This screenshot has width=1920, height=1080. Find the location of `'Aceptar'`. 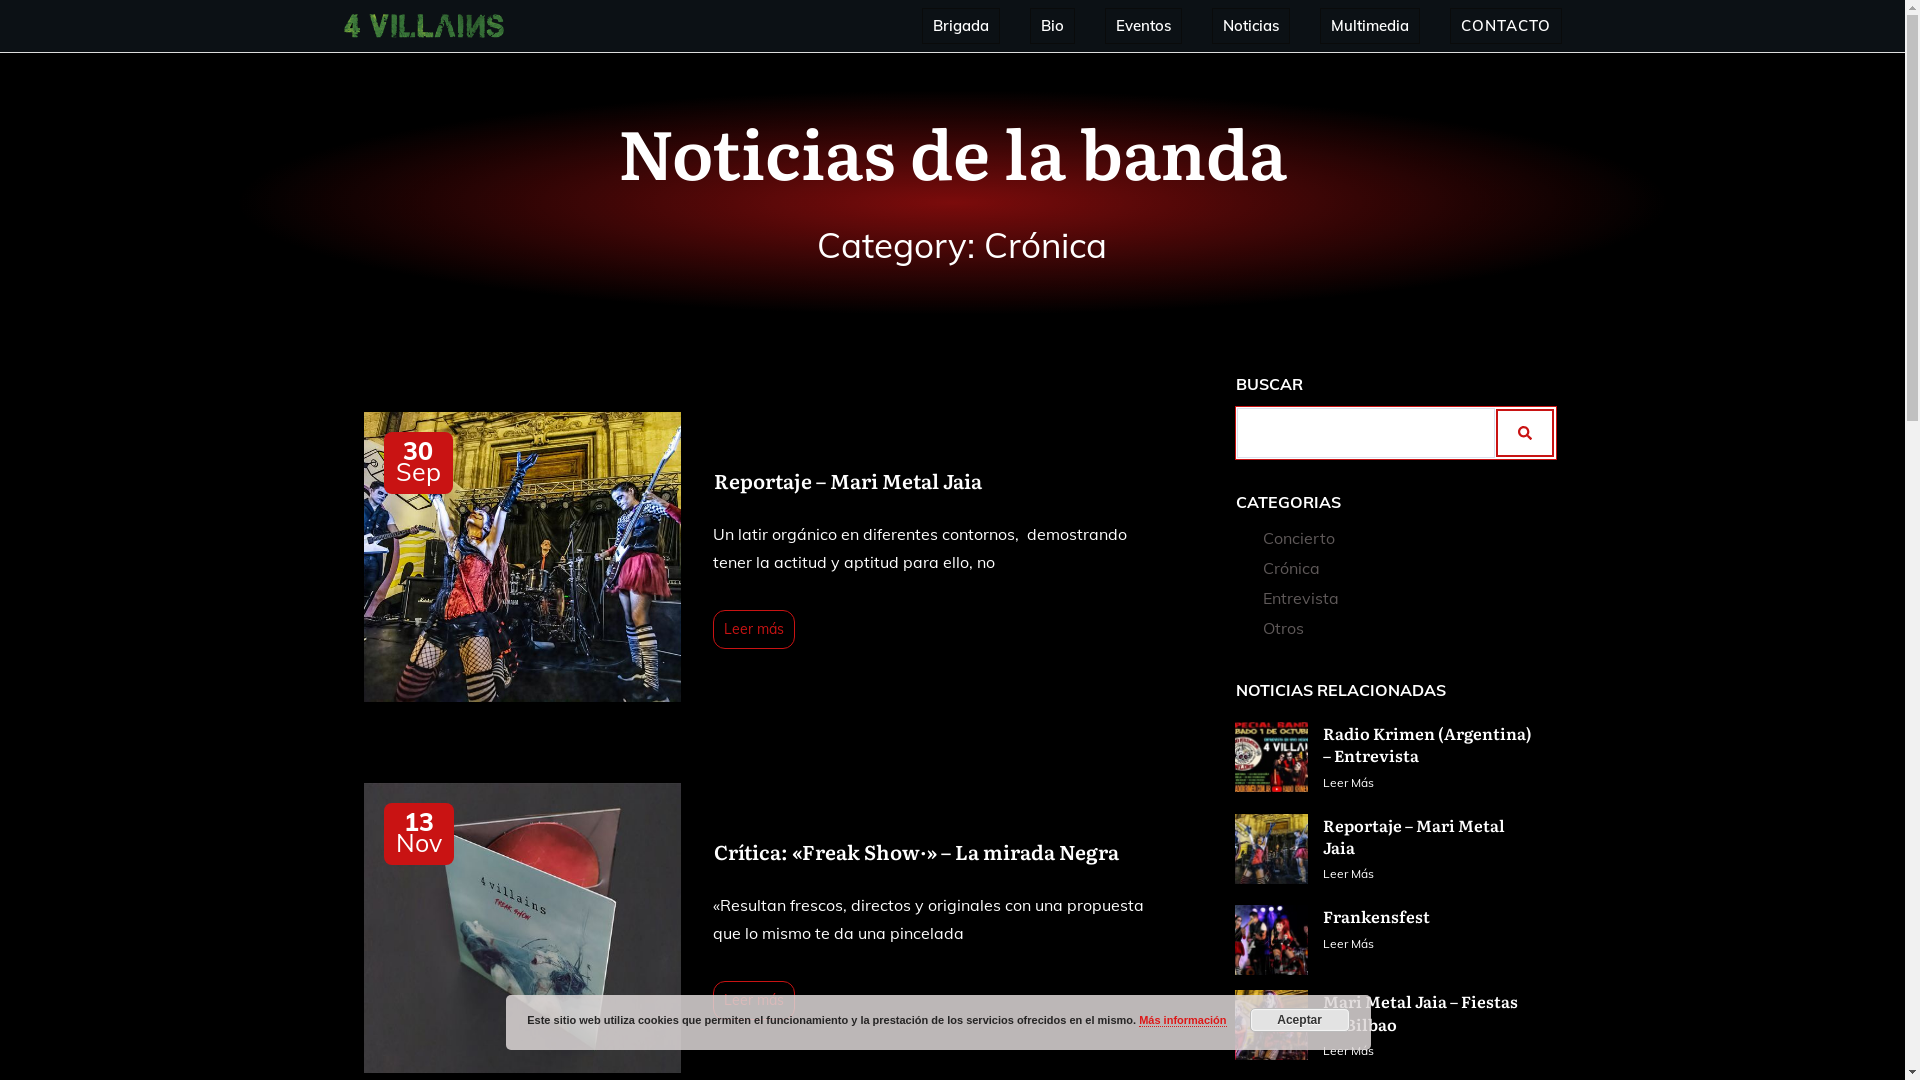

'Aceptar' is located at coordinates (1300, 1019).